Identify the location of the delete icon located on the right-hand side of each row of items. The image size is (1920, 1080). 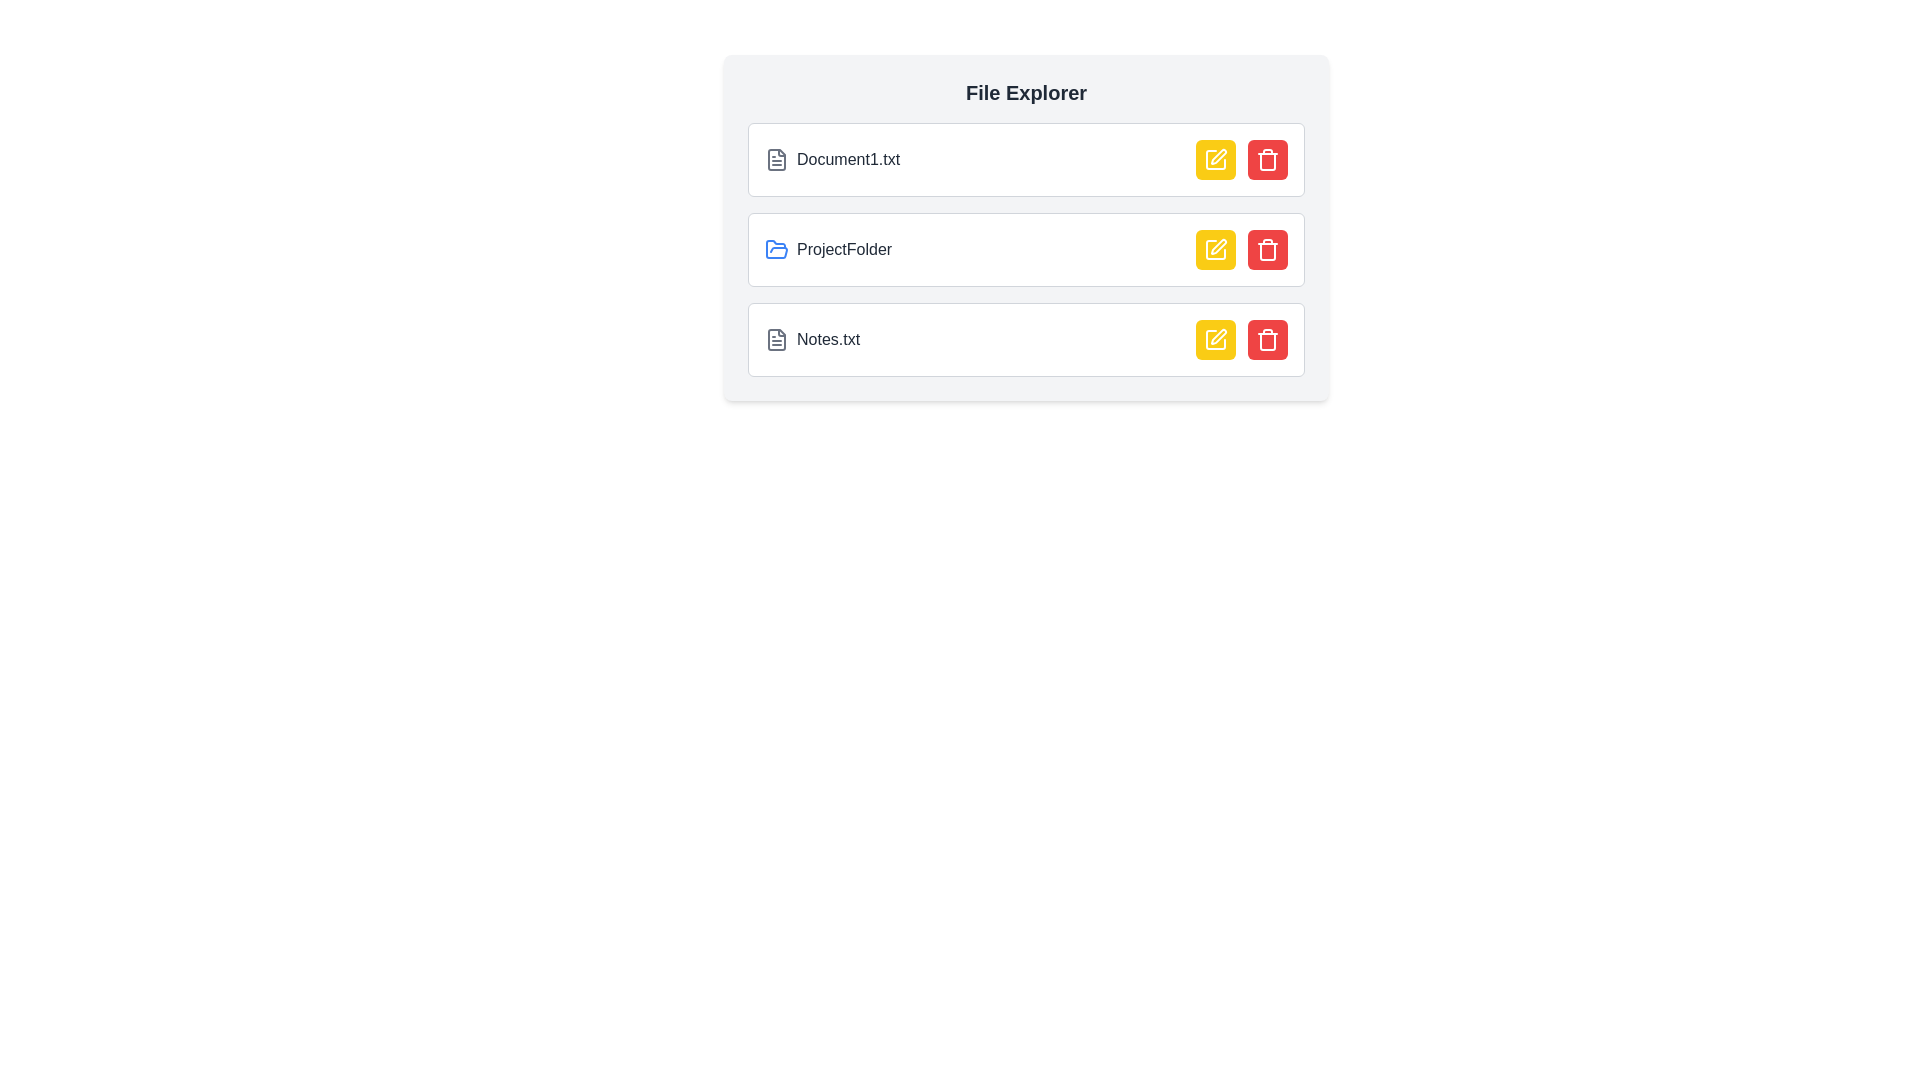
(1266, 161).